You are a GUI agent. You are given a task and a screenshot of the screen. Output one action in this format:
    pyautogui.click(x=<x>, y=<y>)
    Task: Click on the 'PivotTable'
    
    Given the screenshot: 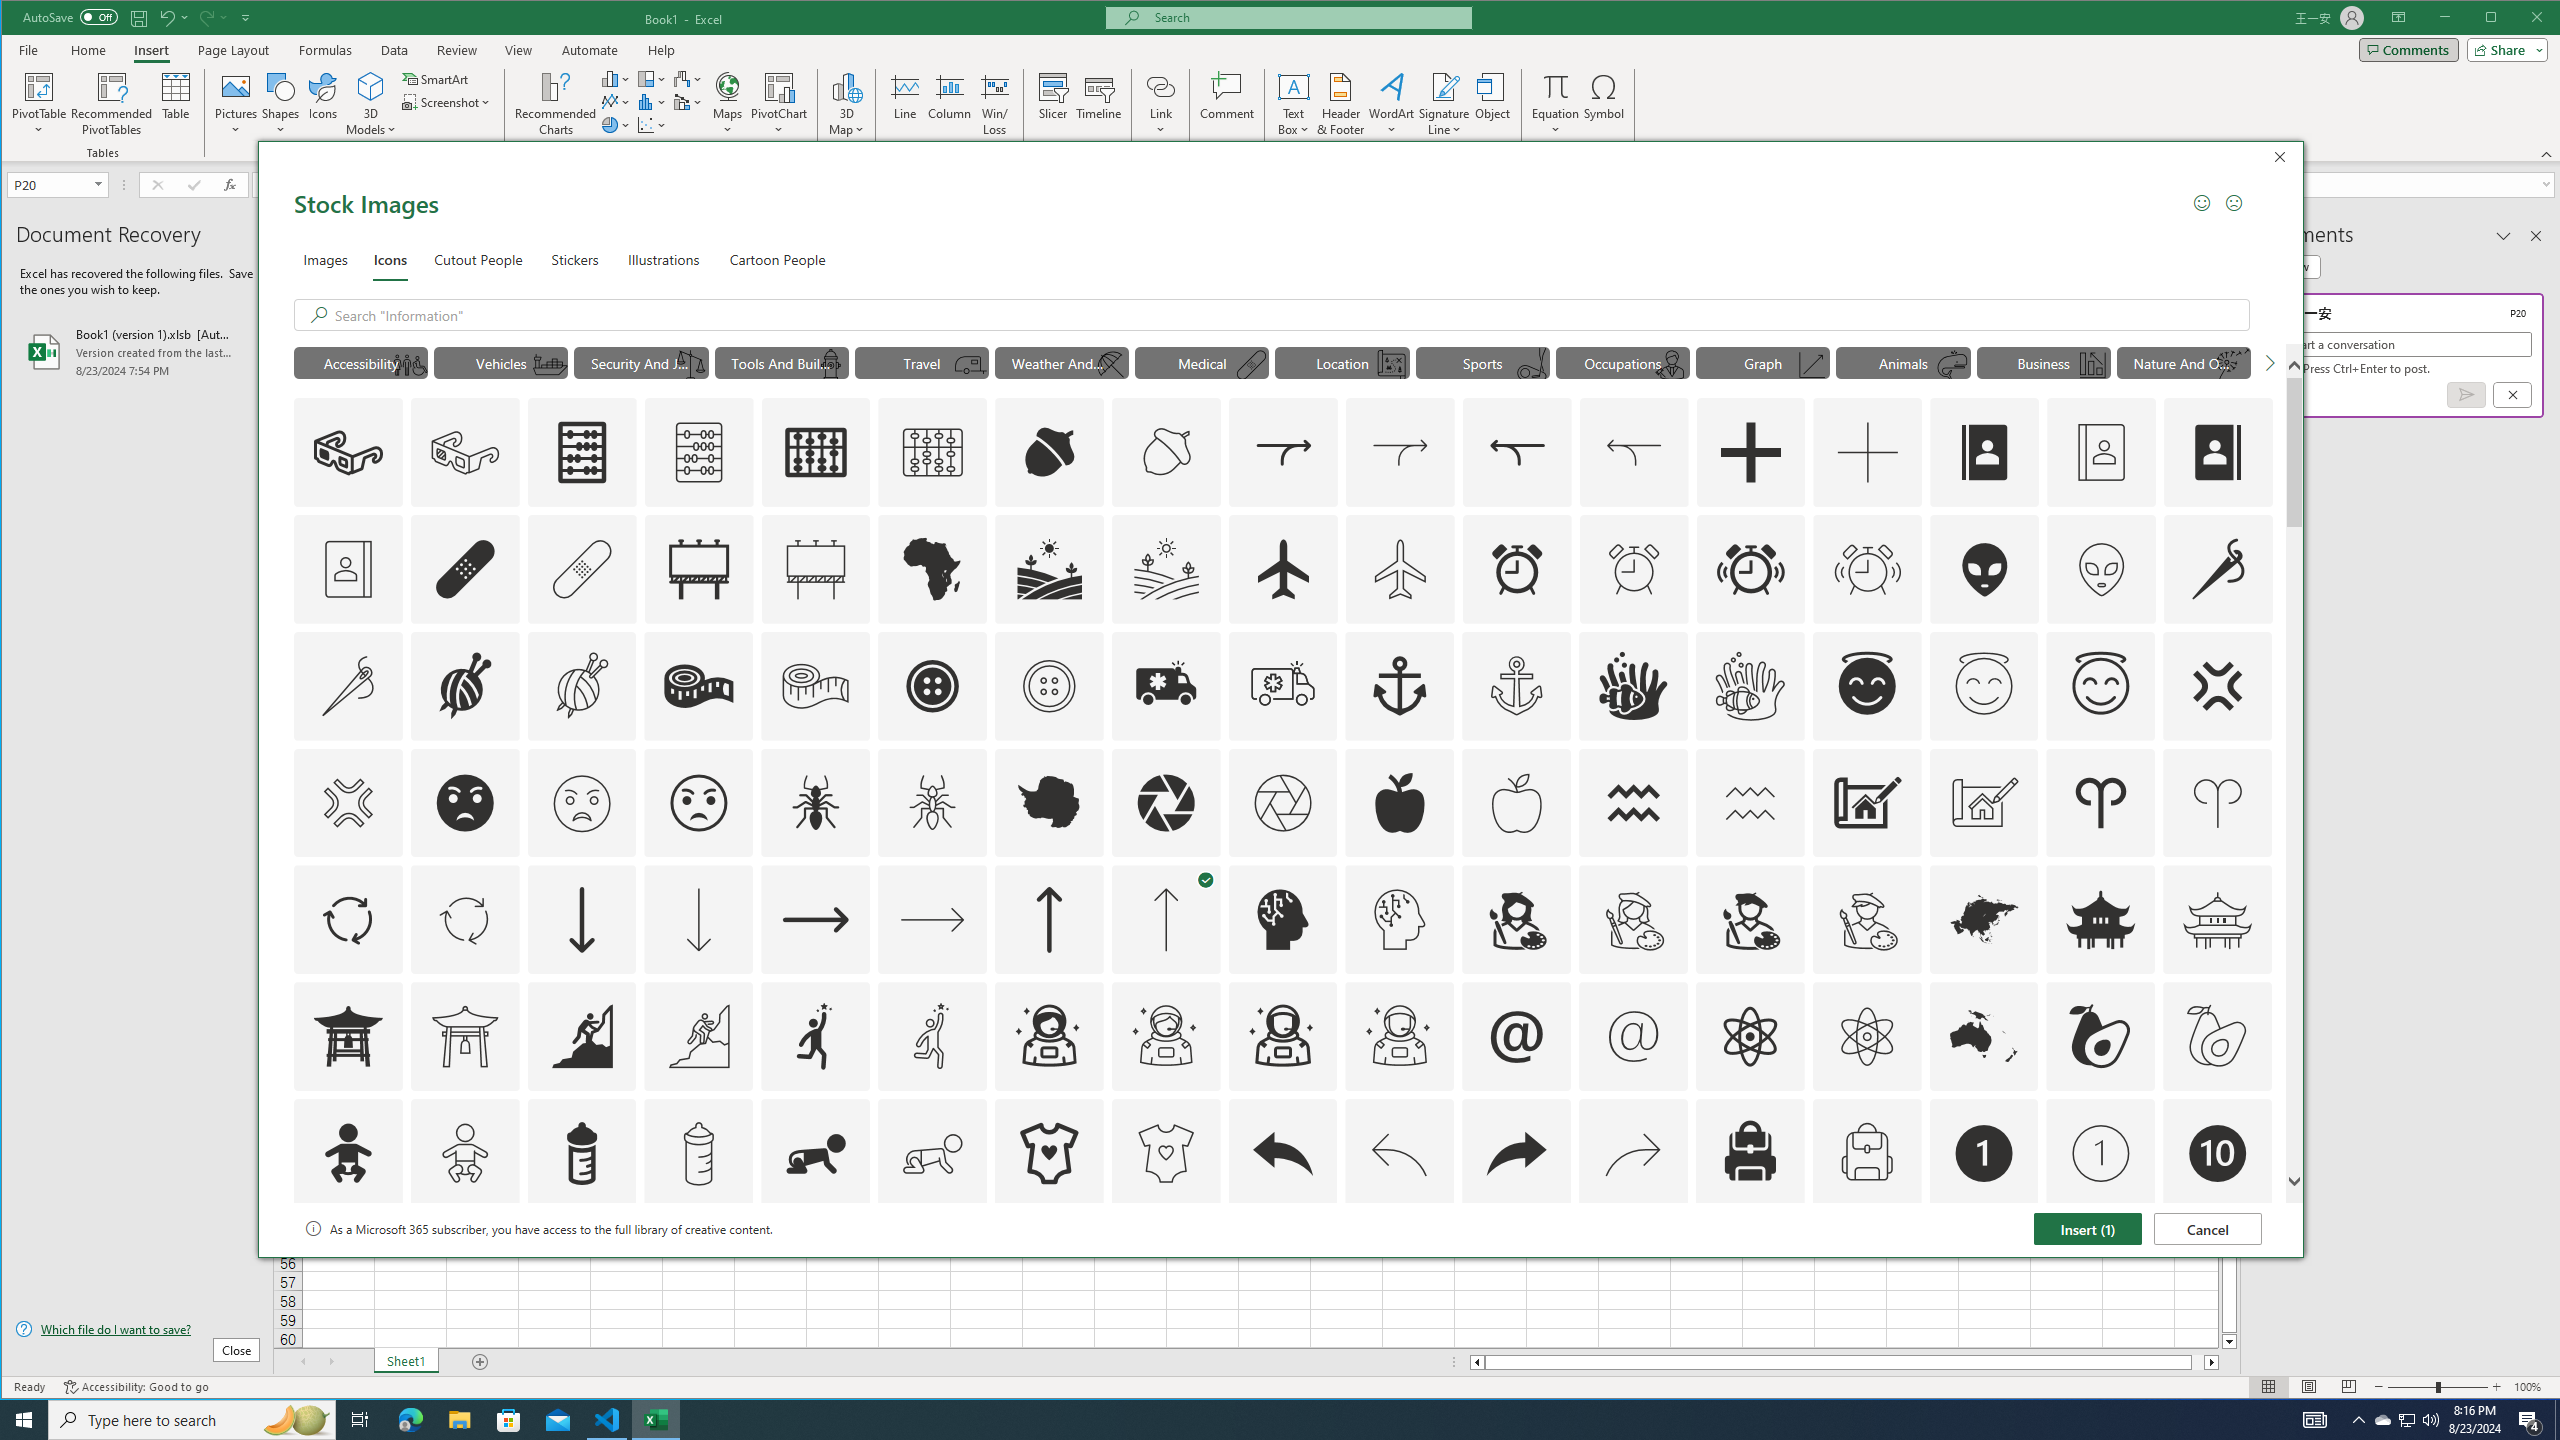 What is the action you would take?
    pyautogui.click(x=38, y=103)
    